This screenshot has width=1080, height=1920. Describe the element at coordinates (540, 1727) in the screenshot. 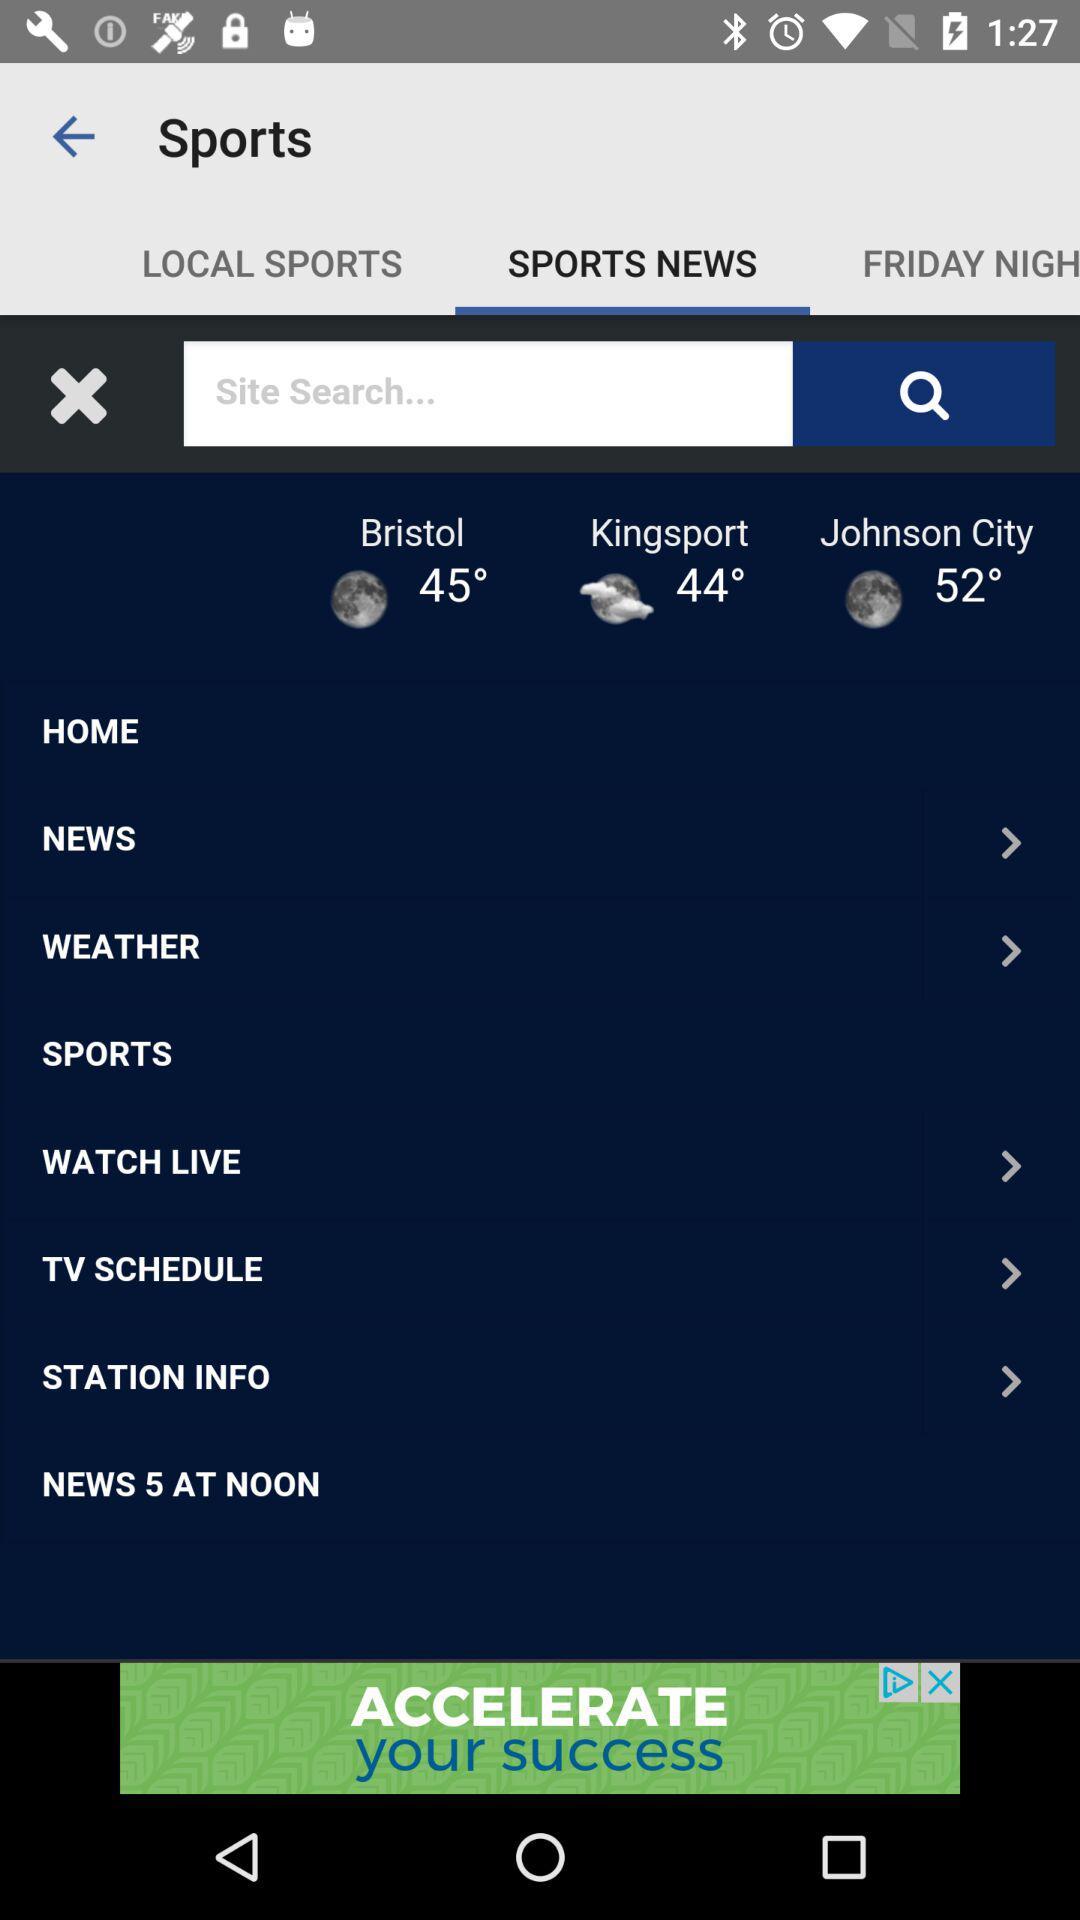

I see `advertisement` at that location.